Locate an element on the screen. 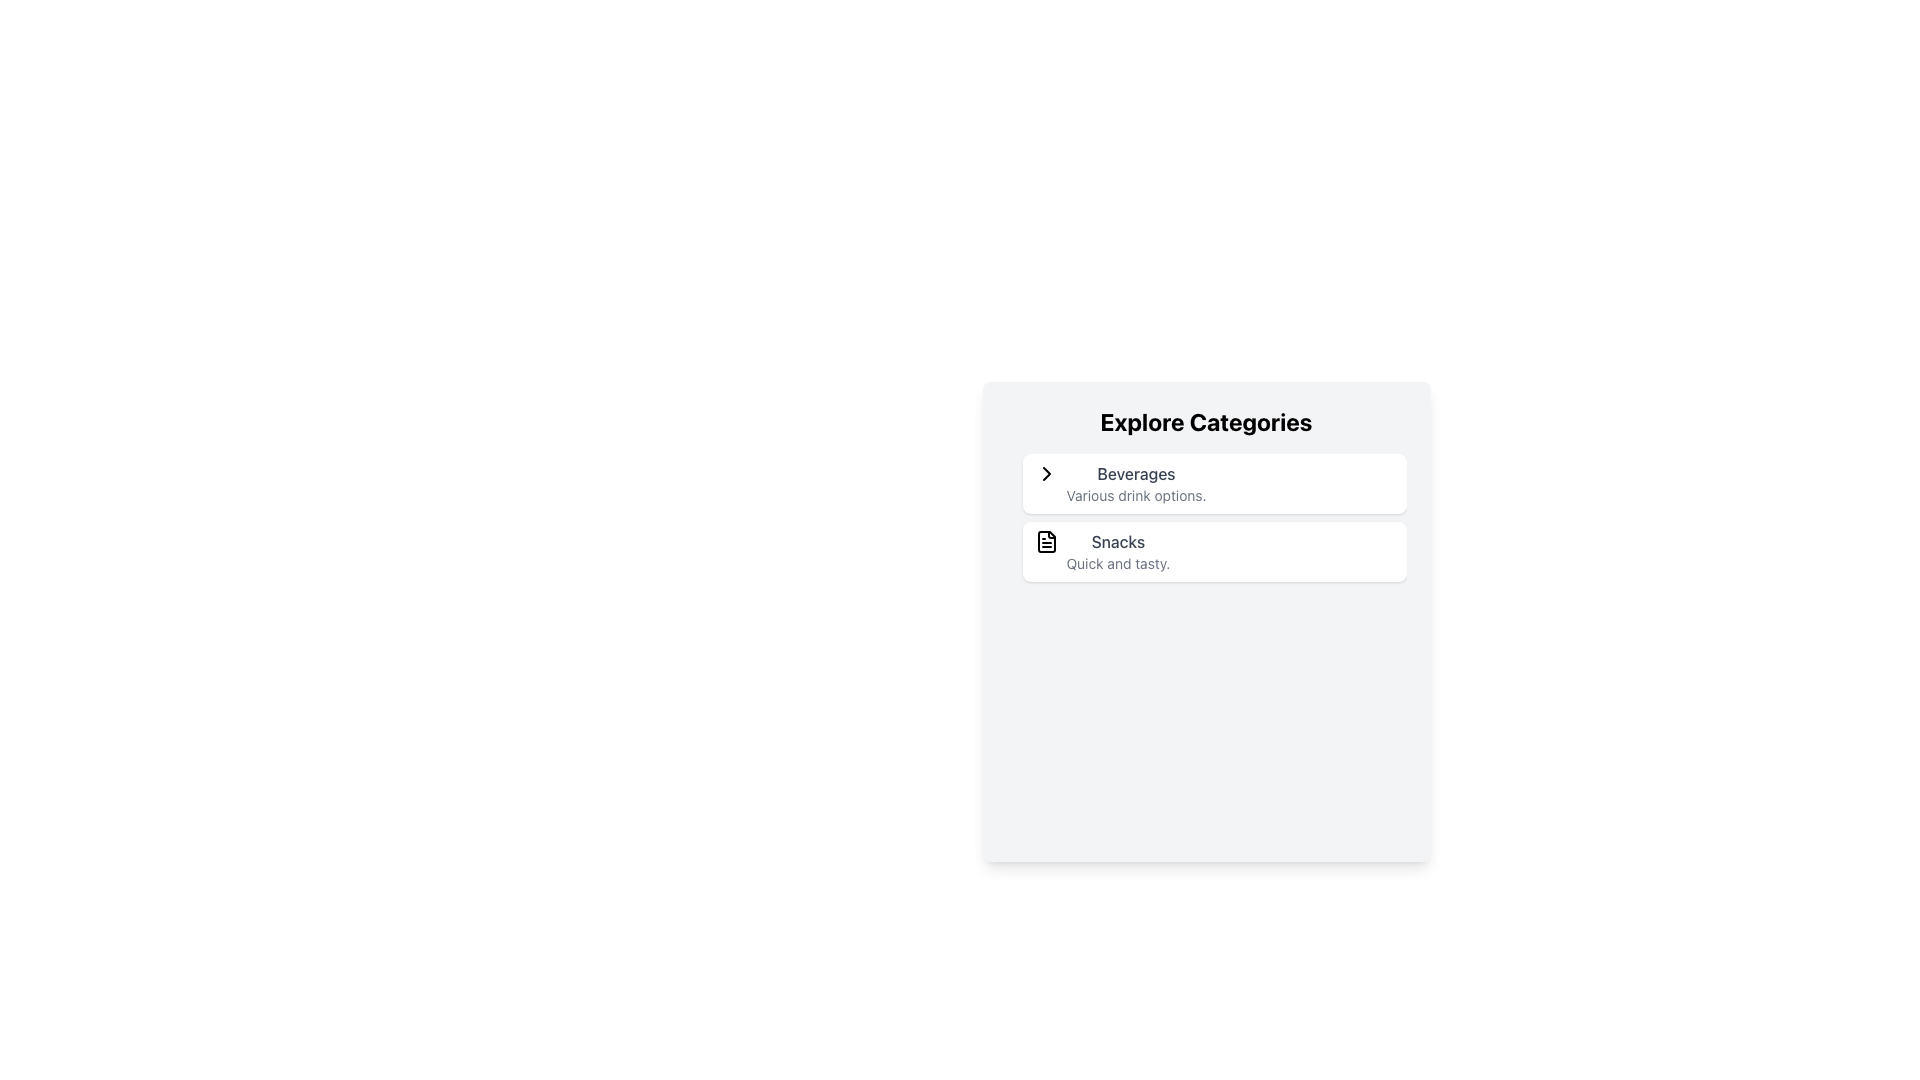  the static text label that describes the 'Beverages' category, which is positioned directly below the 'Beverages' label in the 'Explore Categories' section is located at coordinates (1136, 495).